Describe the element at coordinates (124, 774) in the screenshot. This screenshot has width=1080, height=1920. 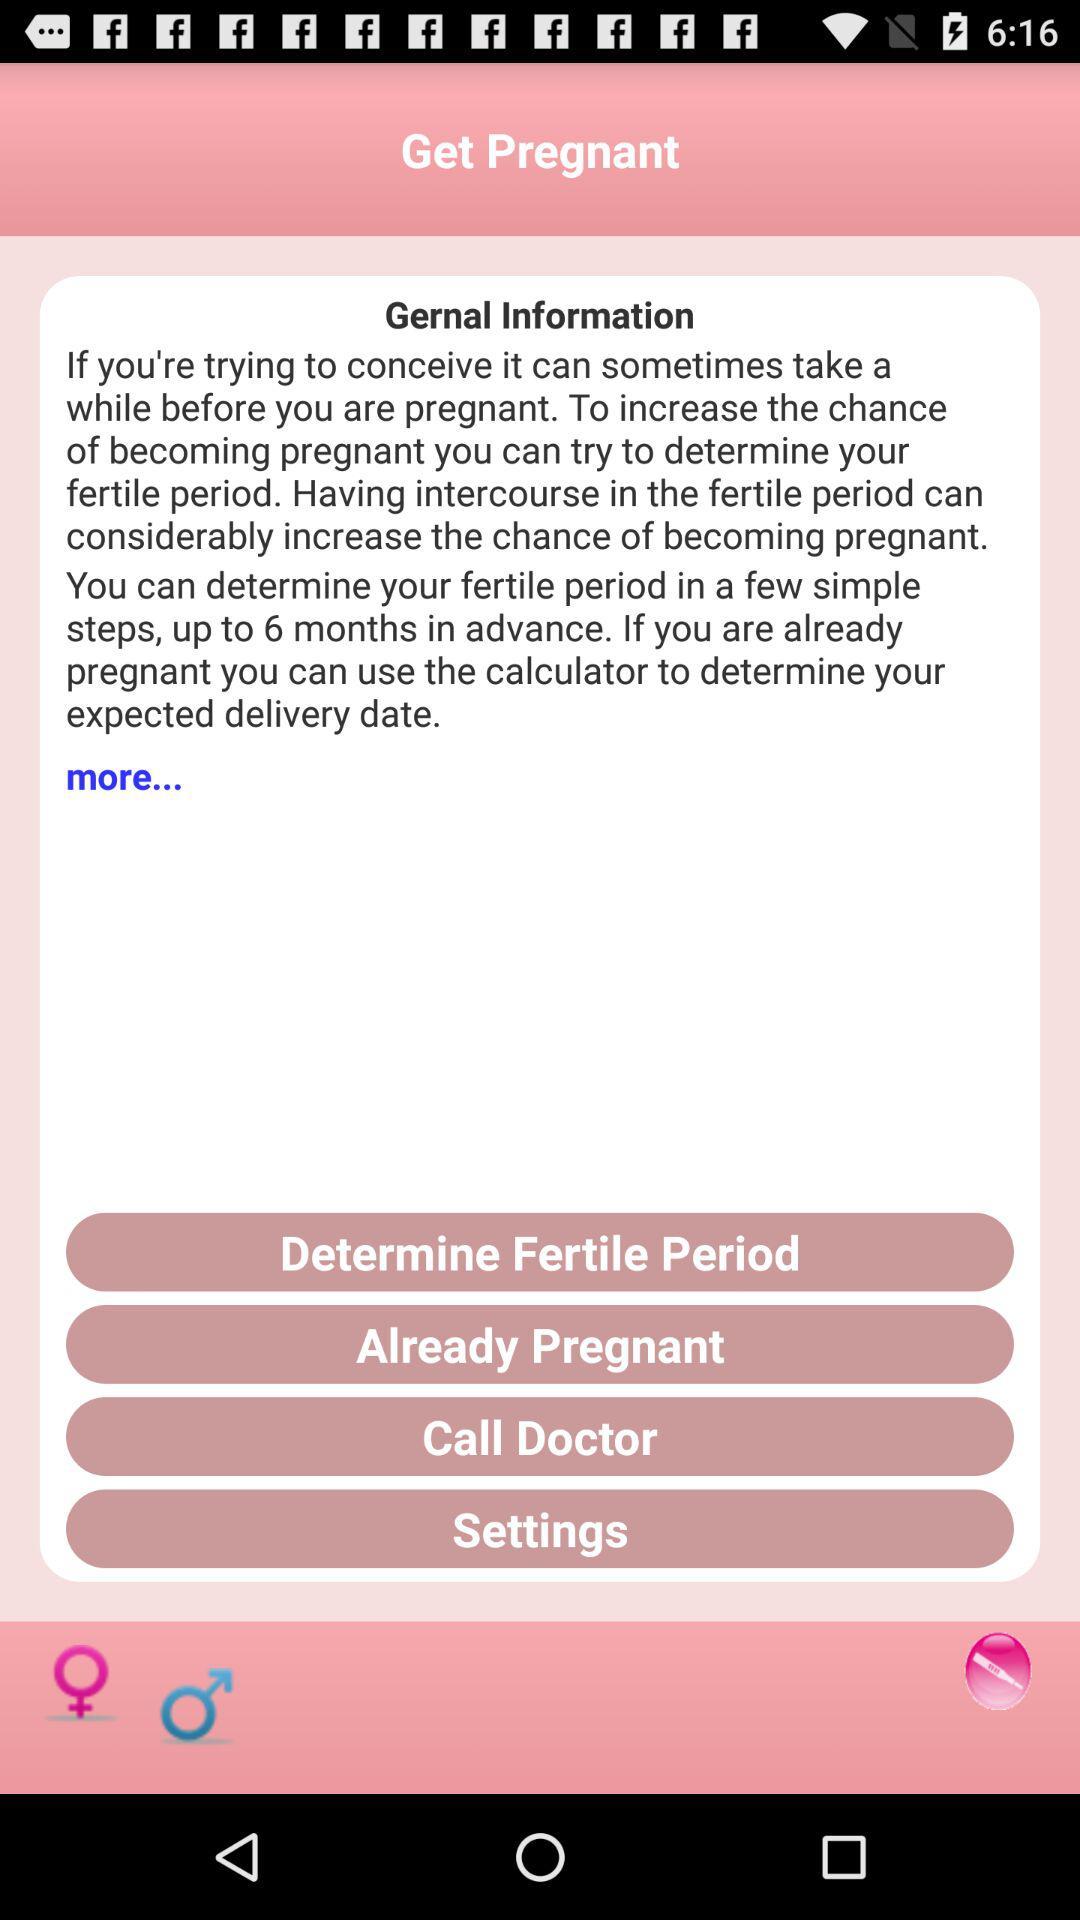
I see `the more... app` at that location.